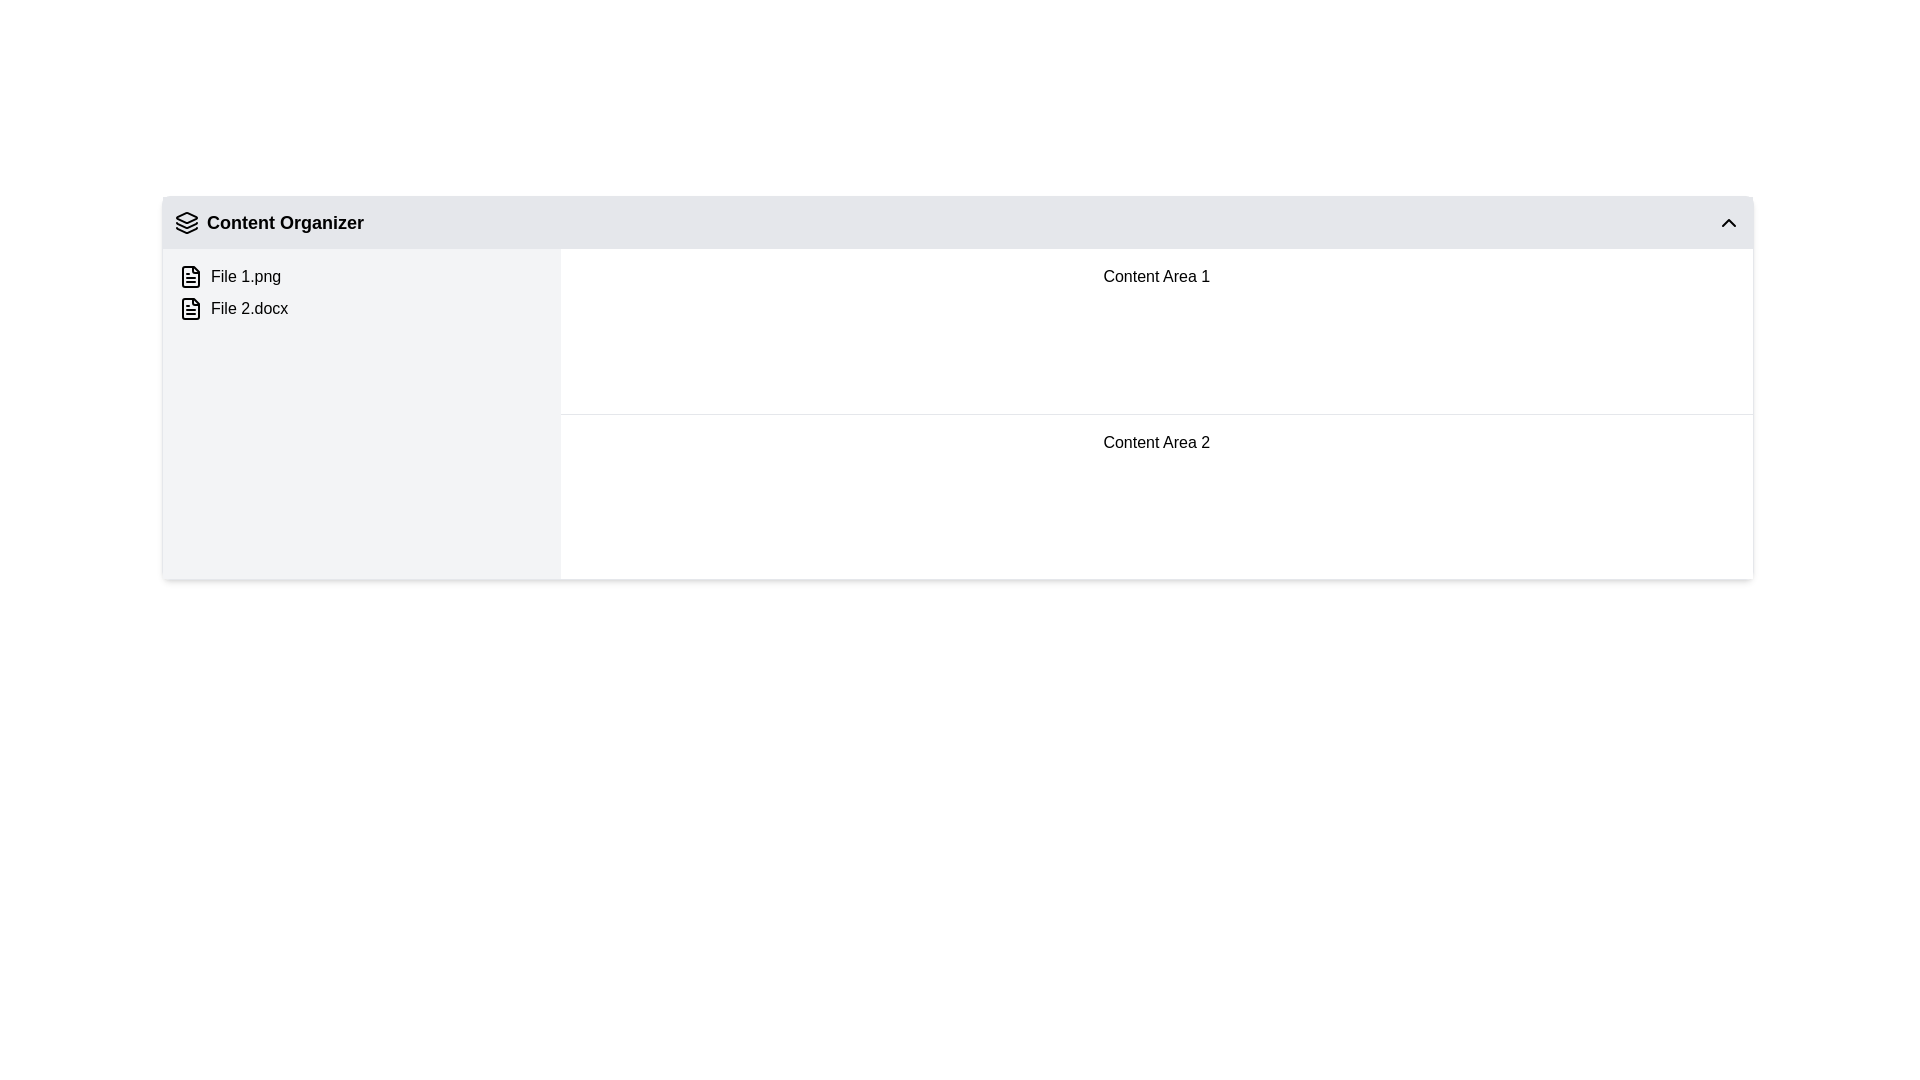 Image resolution: width=1920 pixels, height=1080 pixels. I want to click on the List Item representing 'File 2.docx', so click(361, 308).